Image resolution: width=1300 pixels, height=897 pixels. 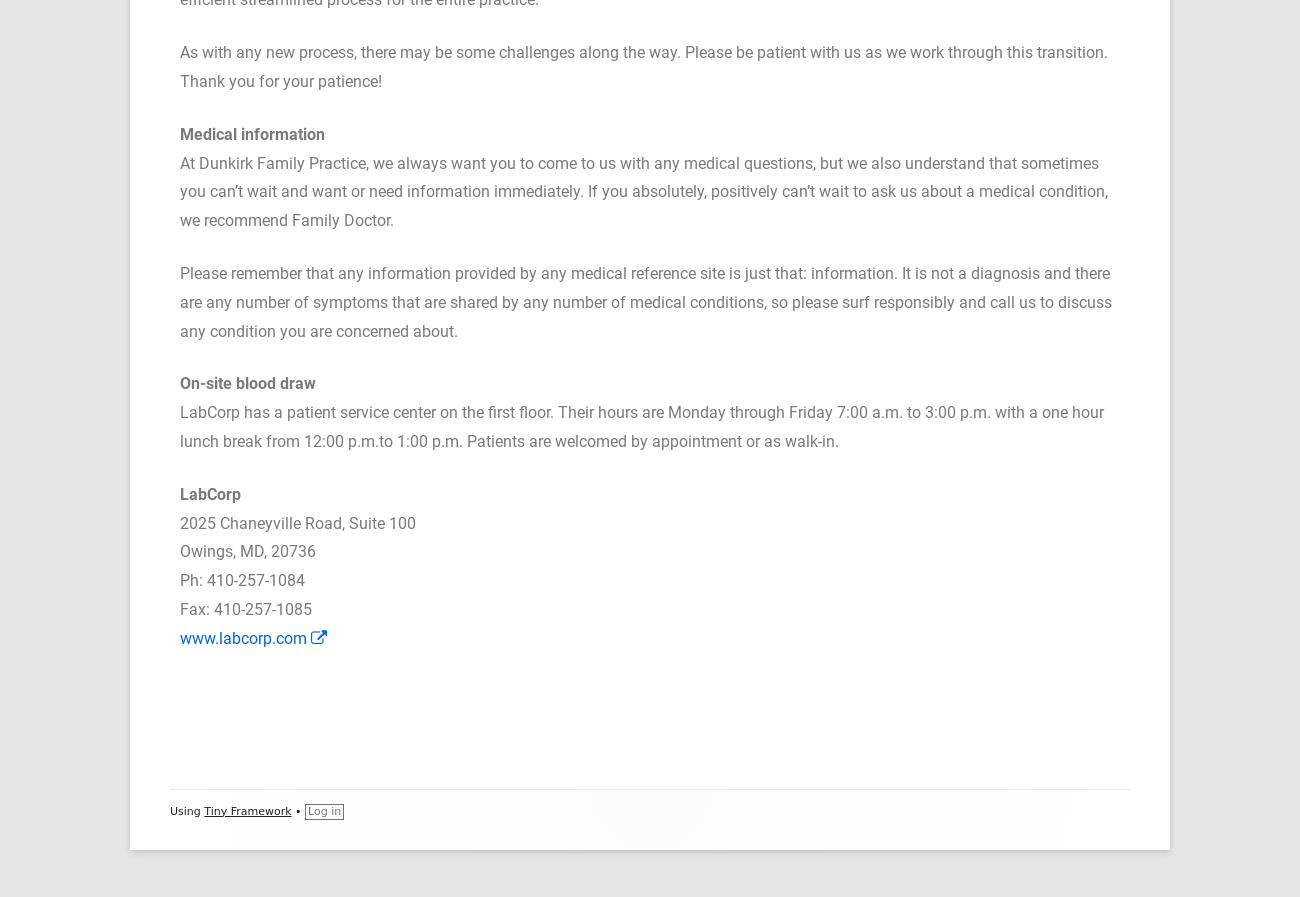 I want to click on '2025 Chaneyville Road, Suite 100', so click(x=297, y=522).